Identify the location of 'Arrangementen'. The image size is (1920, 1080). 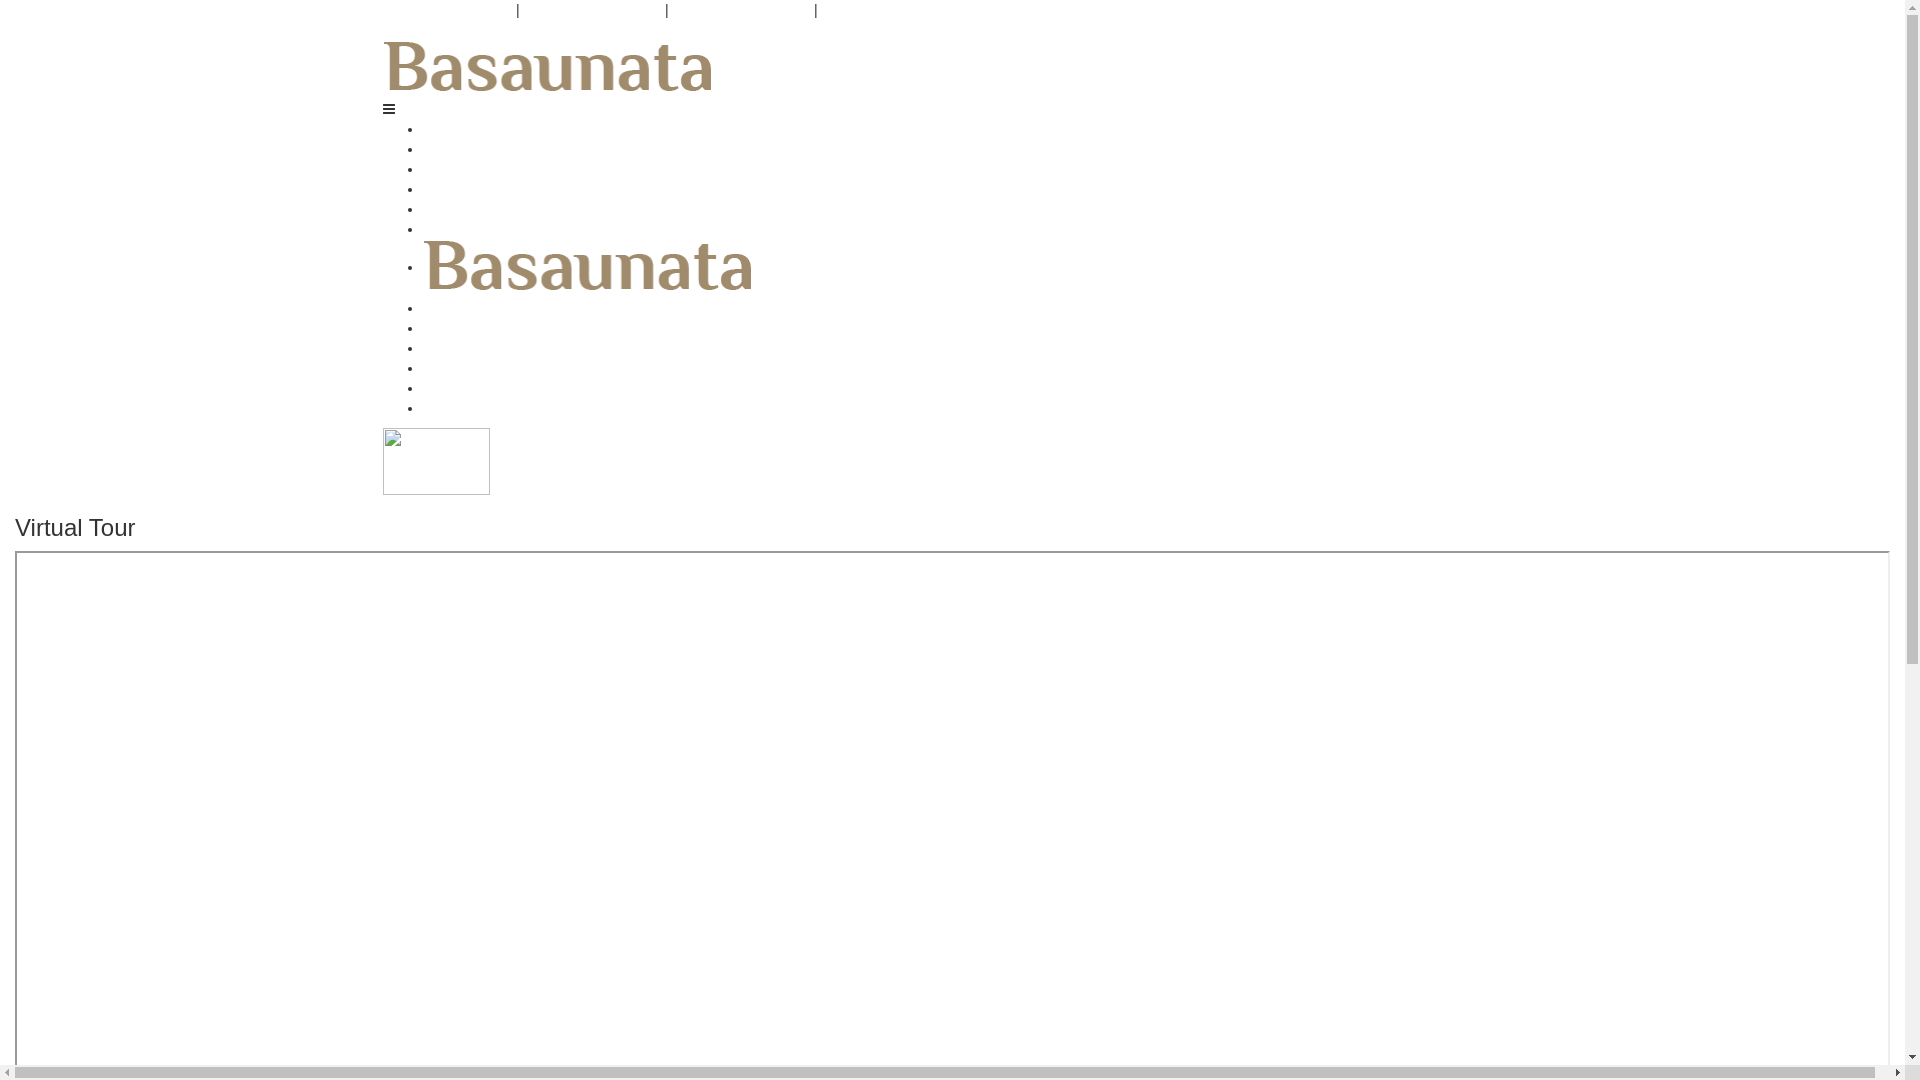
(469, 168).